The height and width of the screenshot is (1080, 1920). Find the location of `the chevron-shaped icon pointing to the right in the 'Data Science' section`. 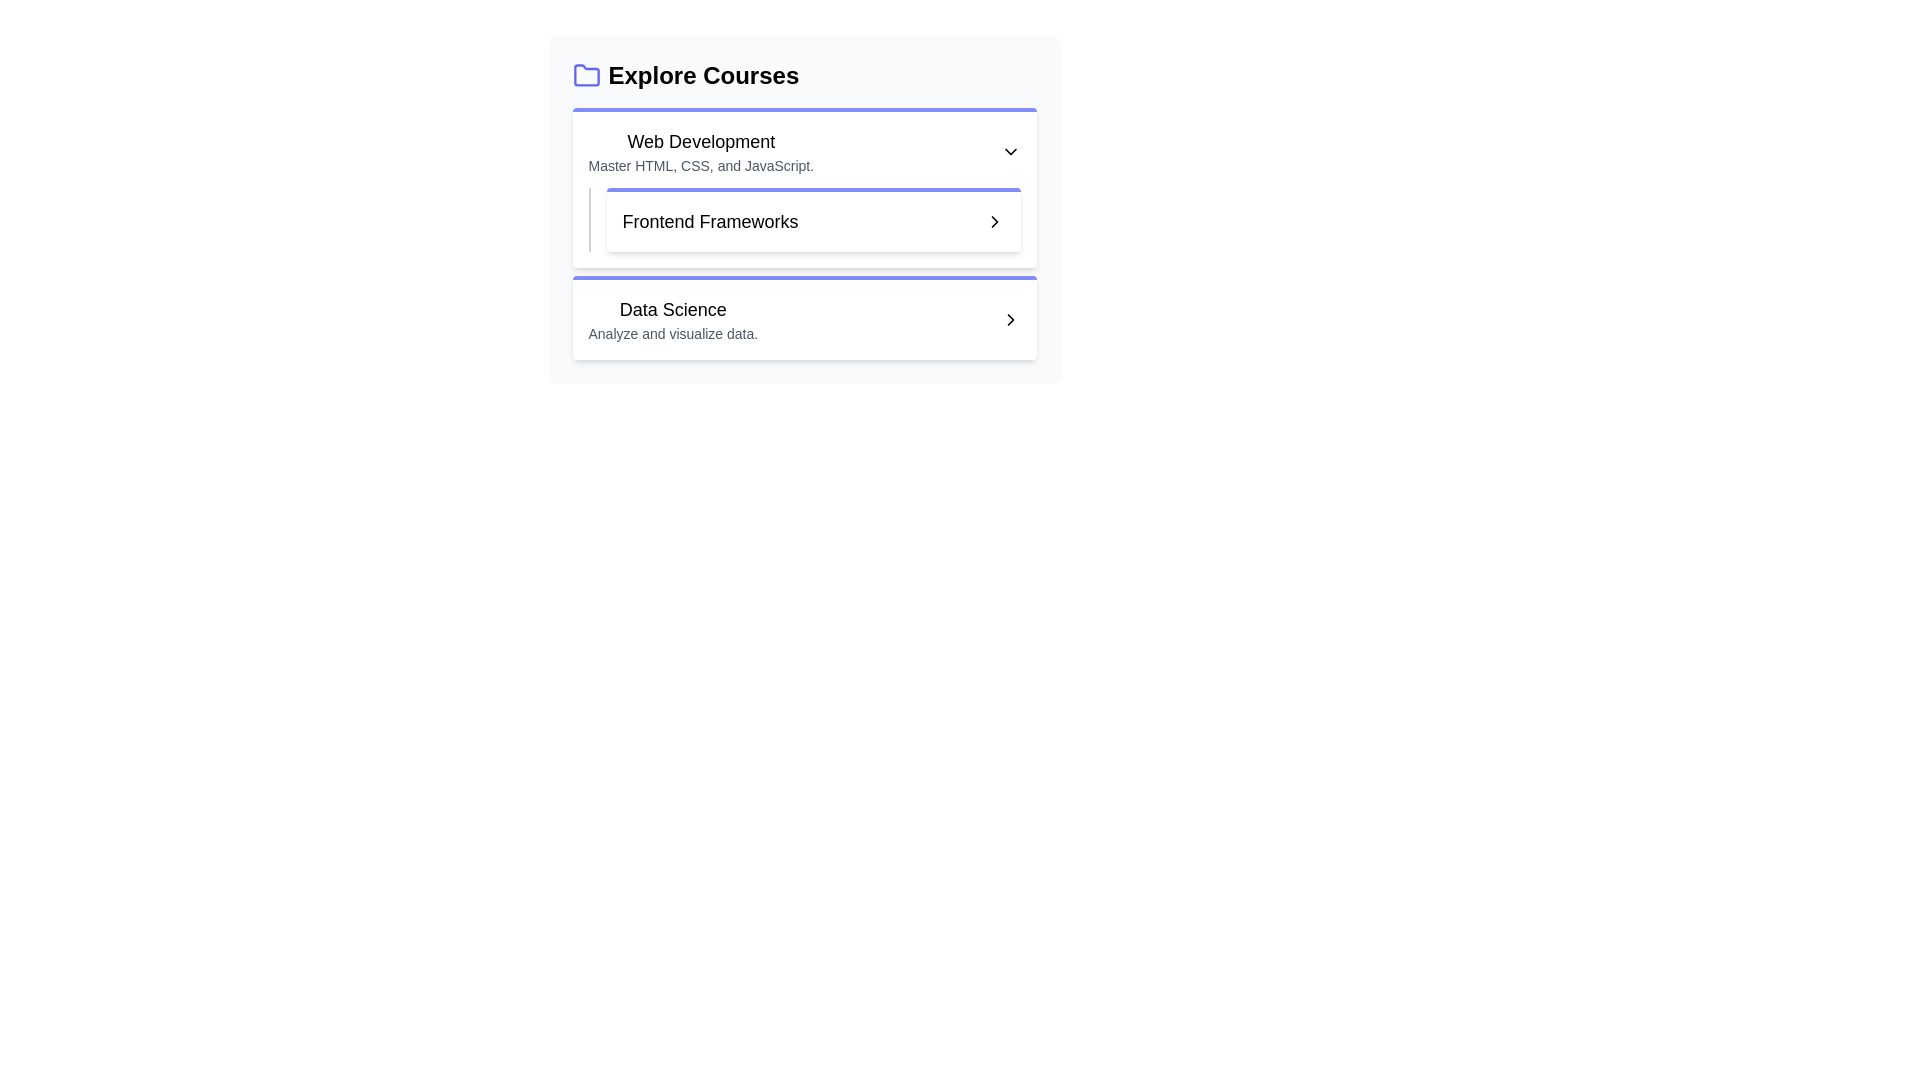

the chevron-shaped icon pointing to the right in the 'Data Science' section is located at coordinates (1010, 319).